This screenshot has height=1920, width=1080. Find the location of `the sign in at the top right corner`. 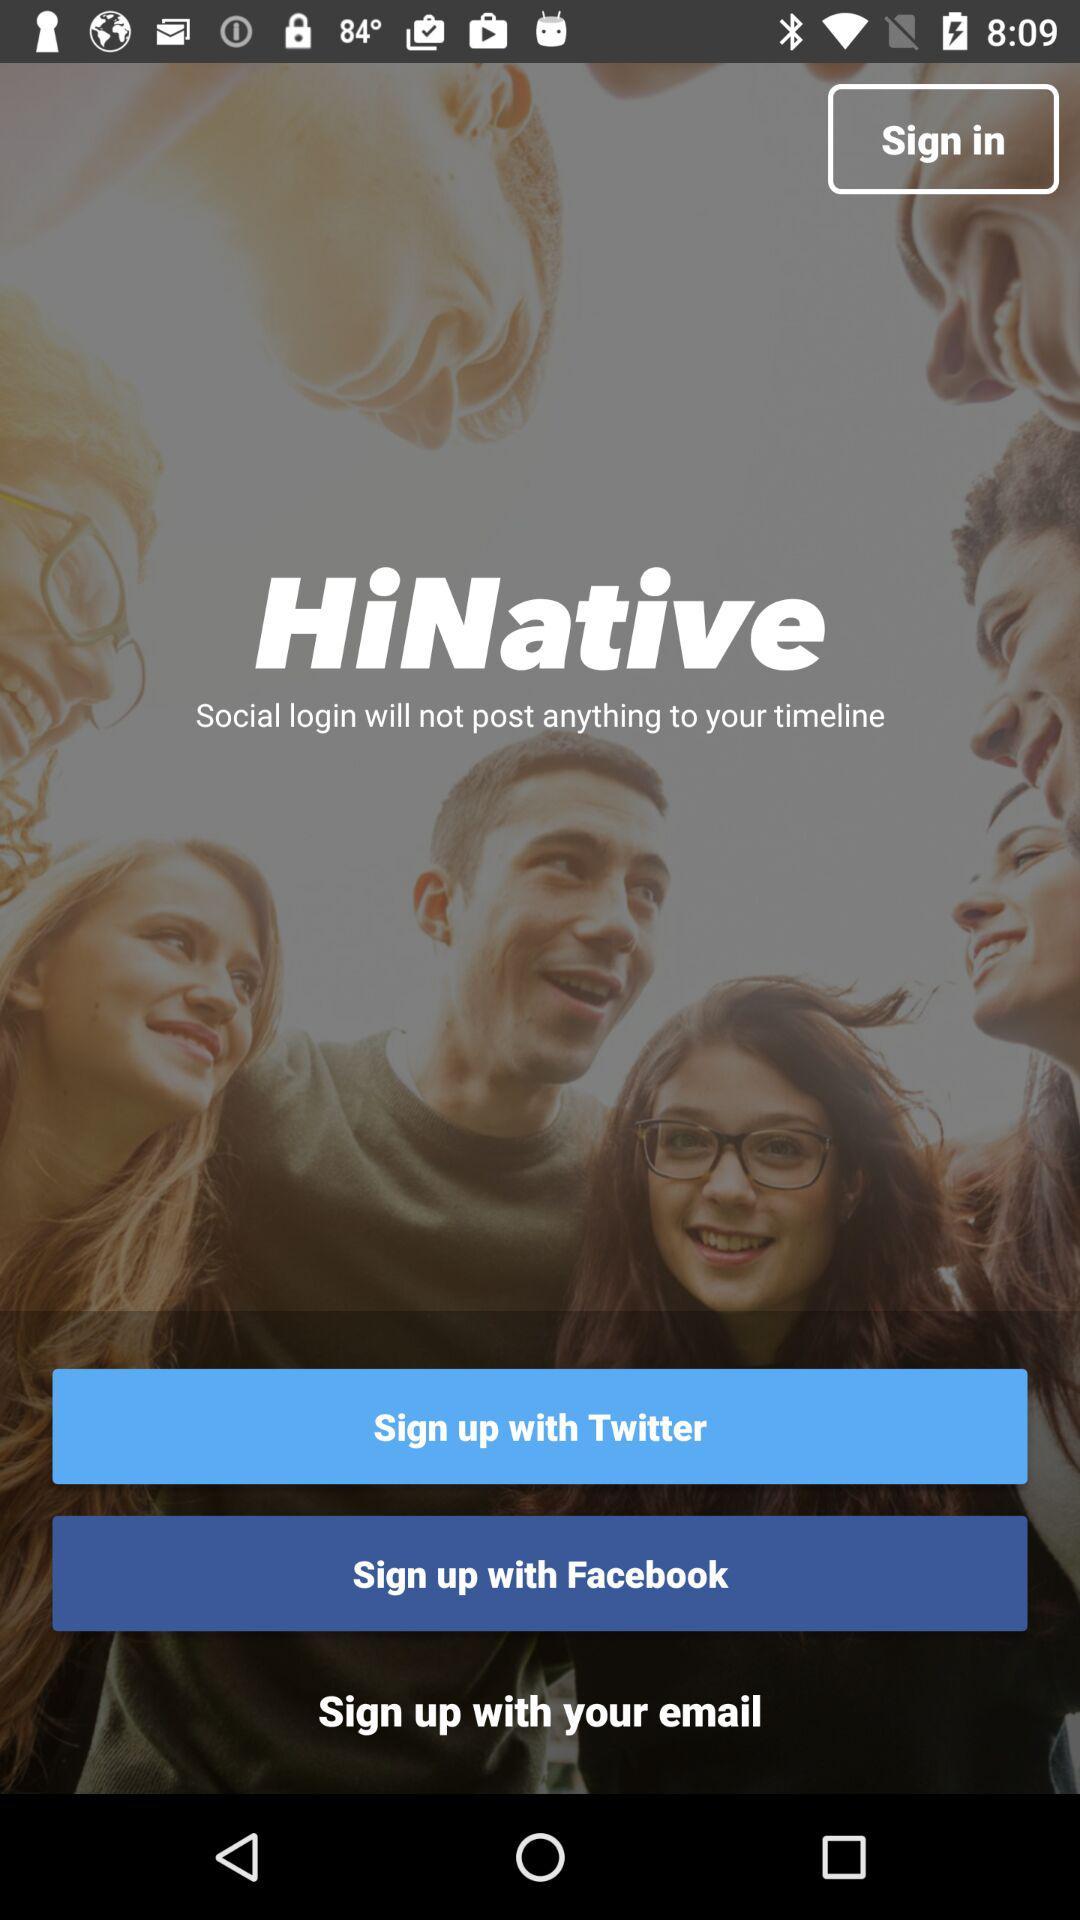

the sign in at the top right corner is located at coordinates (943, 138).